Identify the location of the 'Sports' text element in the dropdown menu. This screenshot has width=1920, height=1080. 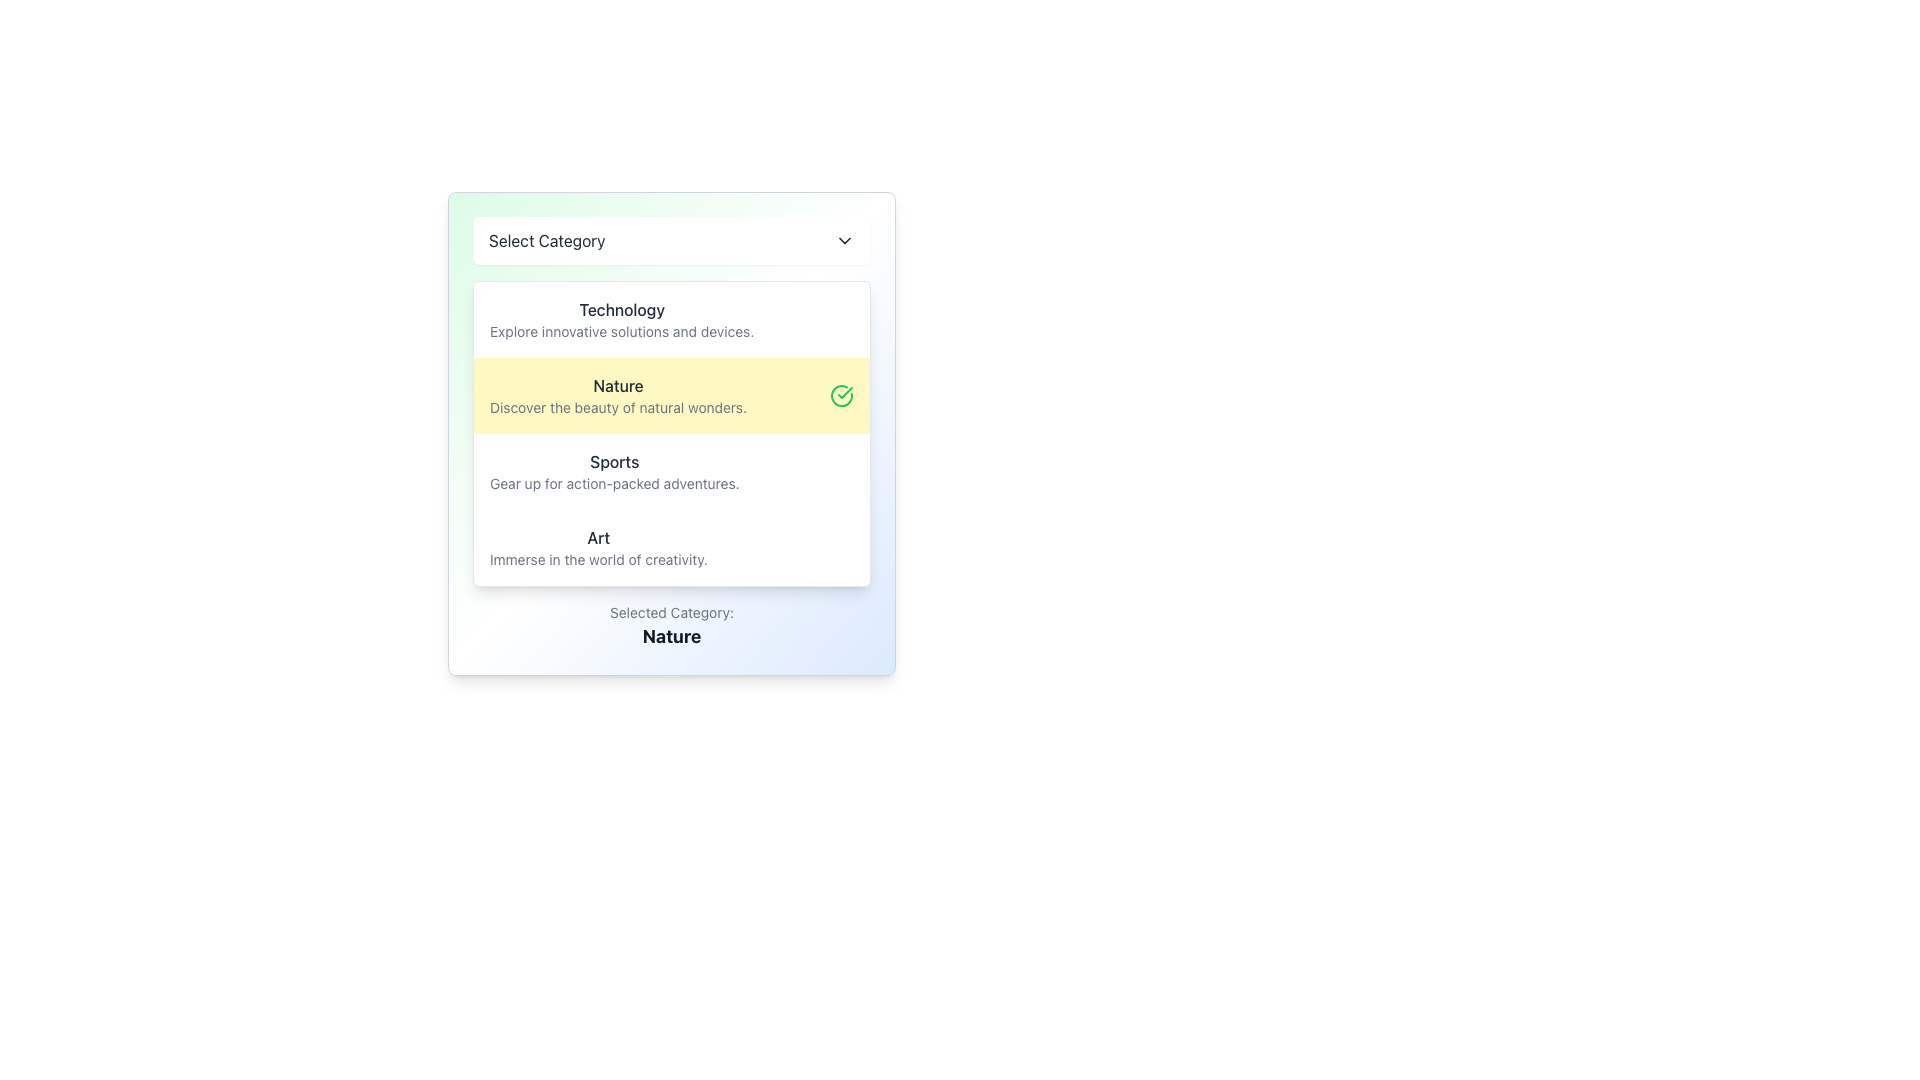
(613, 471).